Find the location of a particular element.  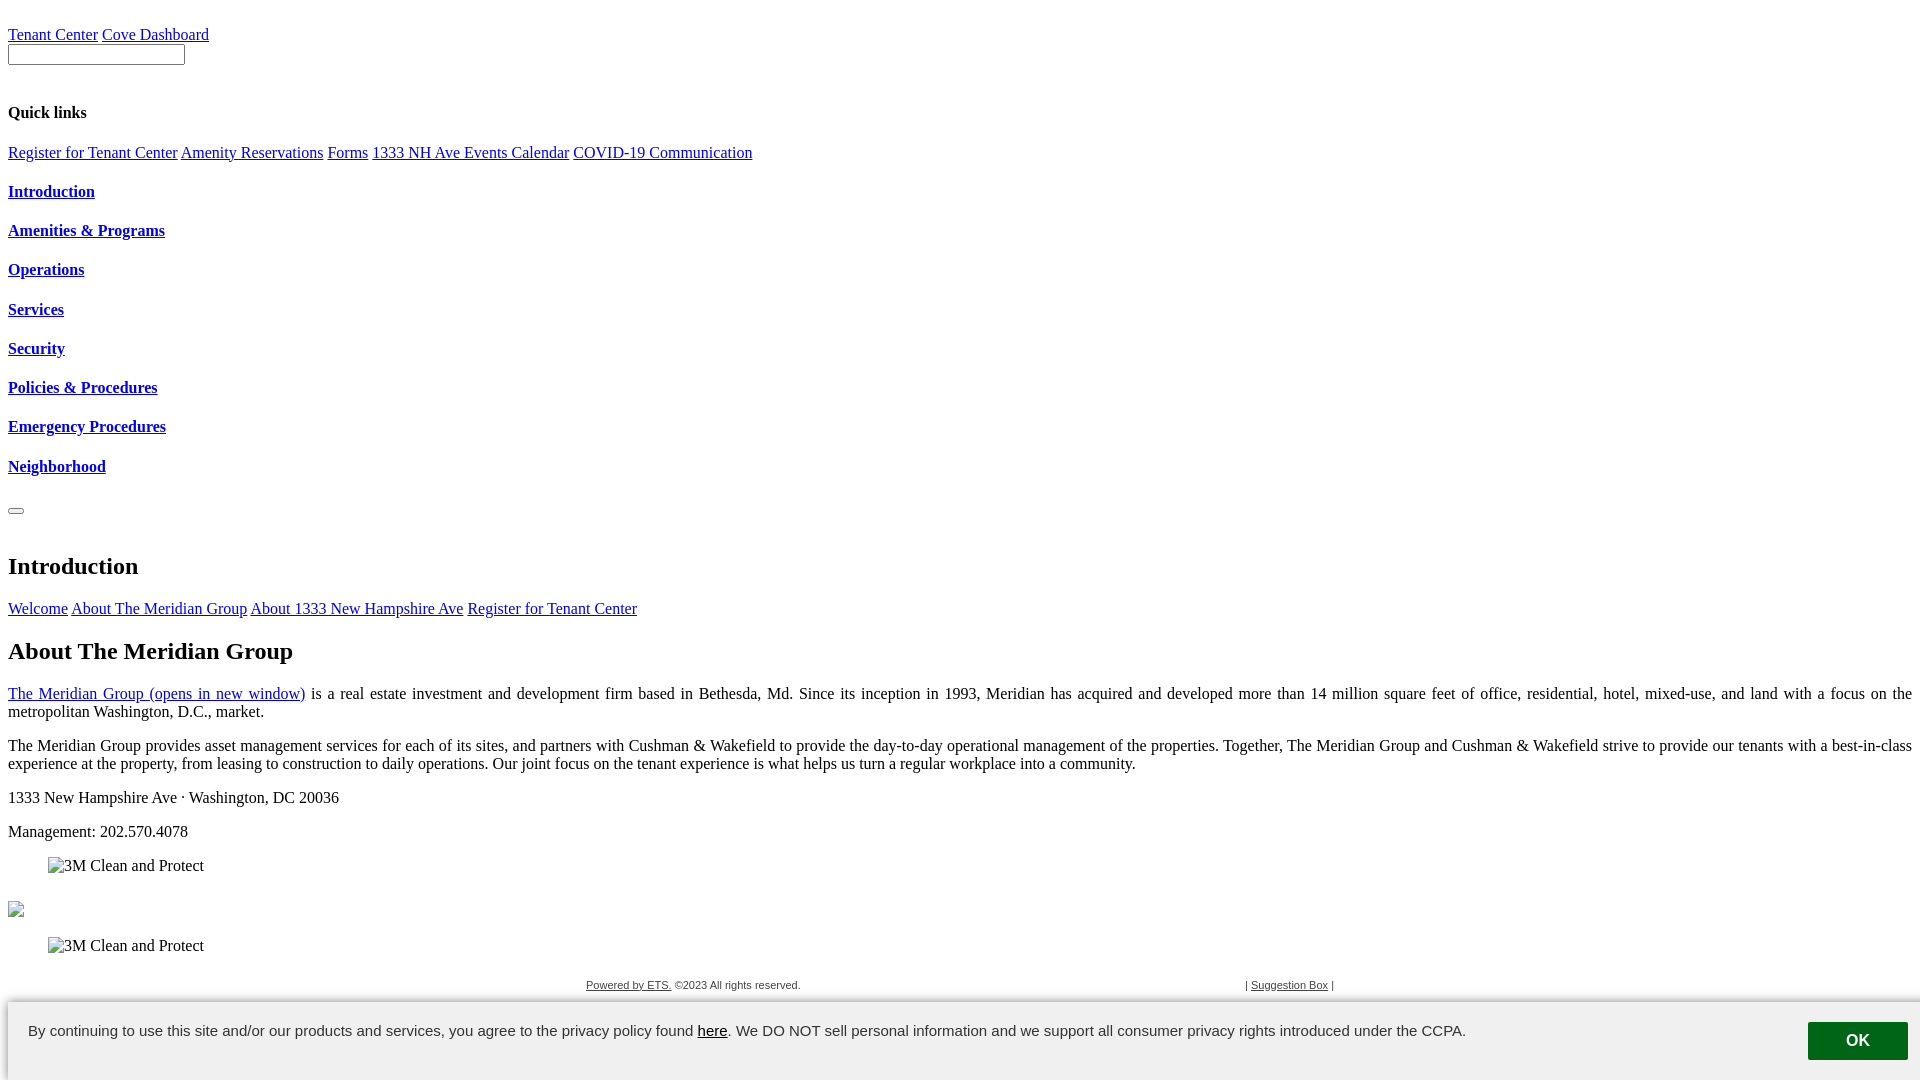

'Amenity Reservations' is located at coordinates (251, 151).